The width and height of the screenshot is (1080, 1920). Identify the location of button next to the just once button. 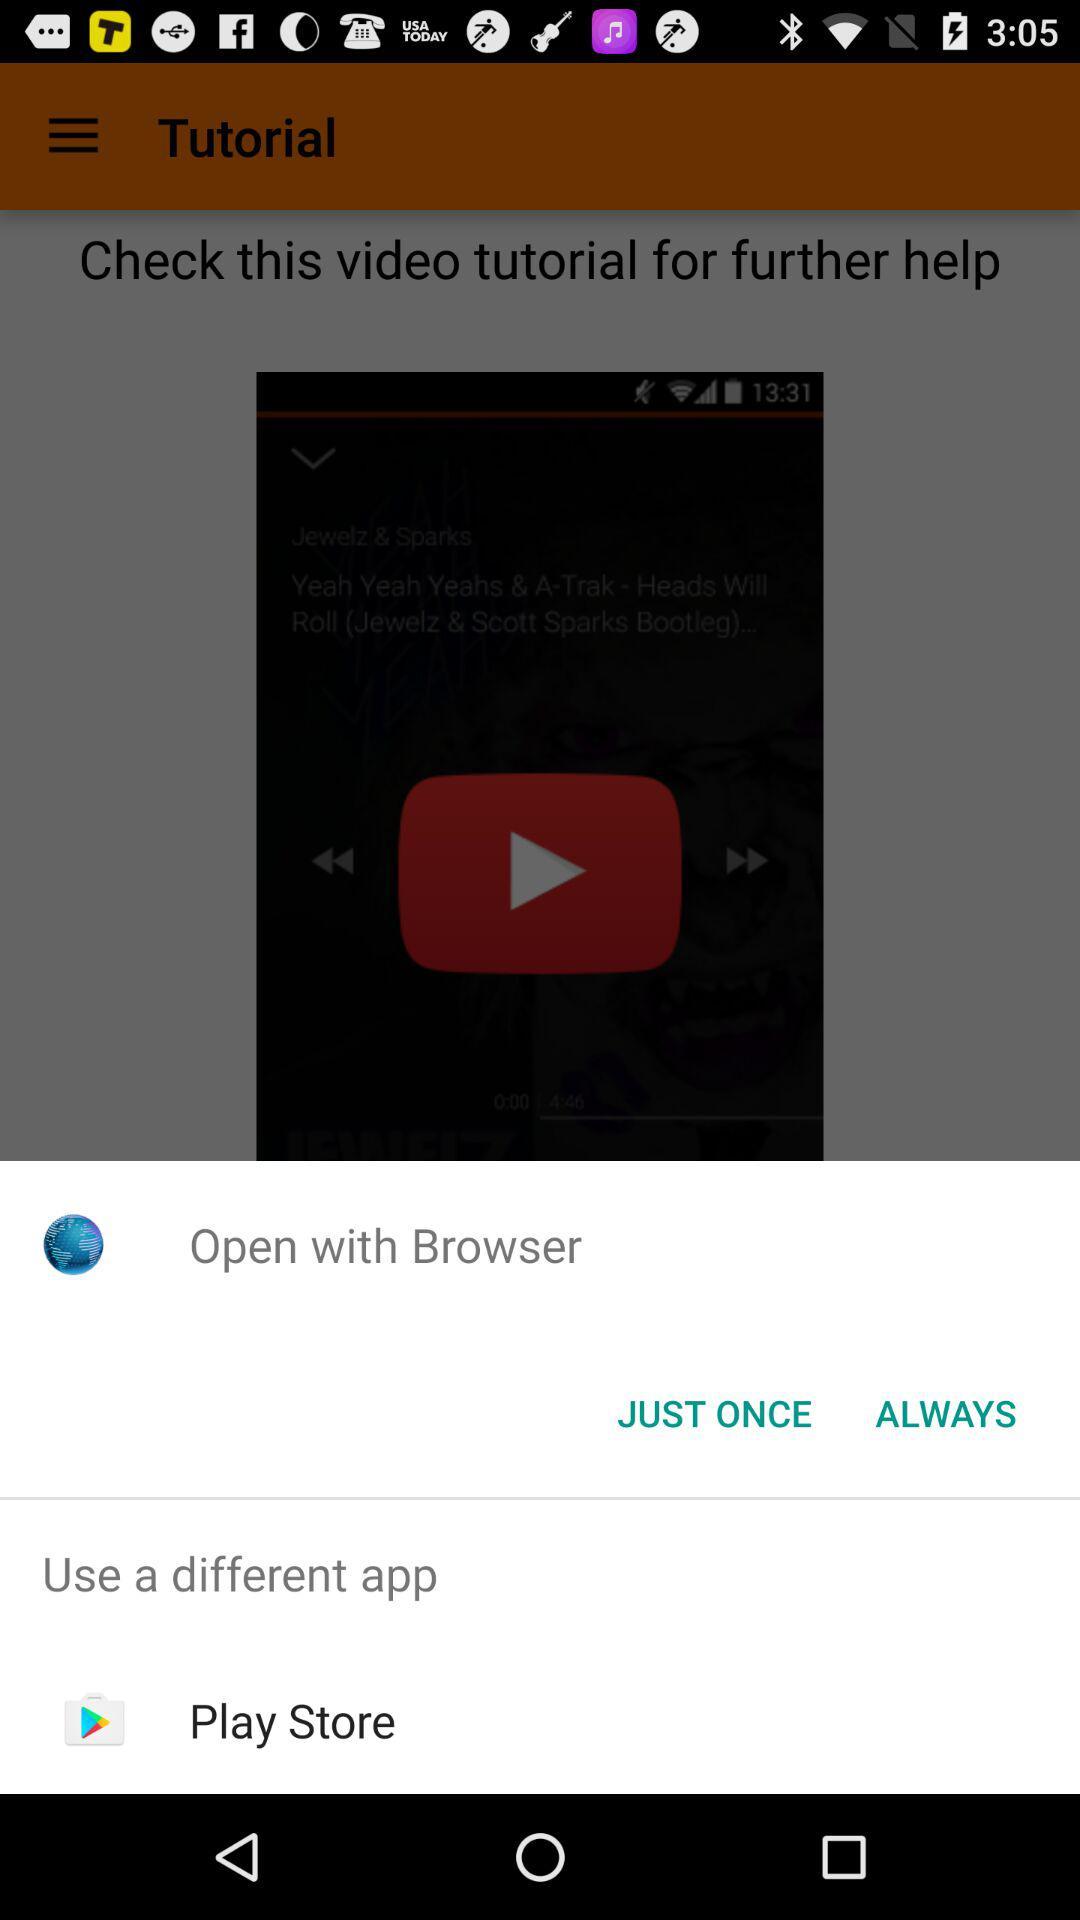
(945, 1411).